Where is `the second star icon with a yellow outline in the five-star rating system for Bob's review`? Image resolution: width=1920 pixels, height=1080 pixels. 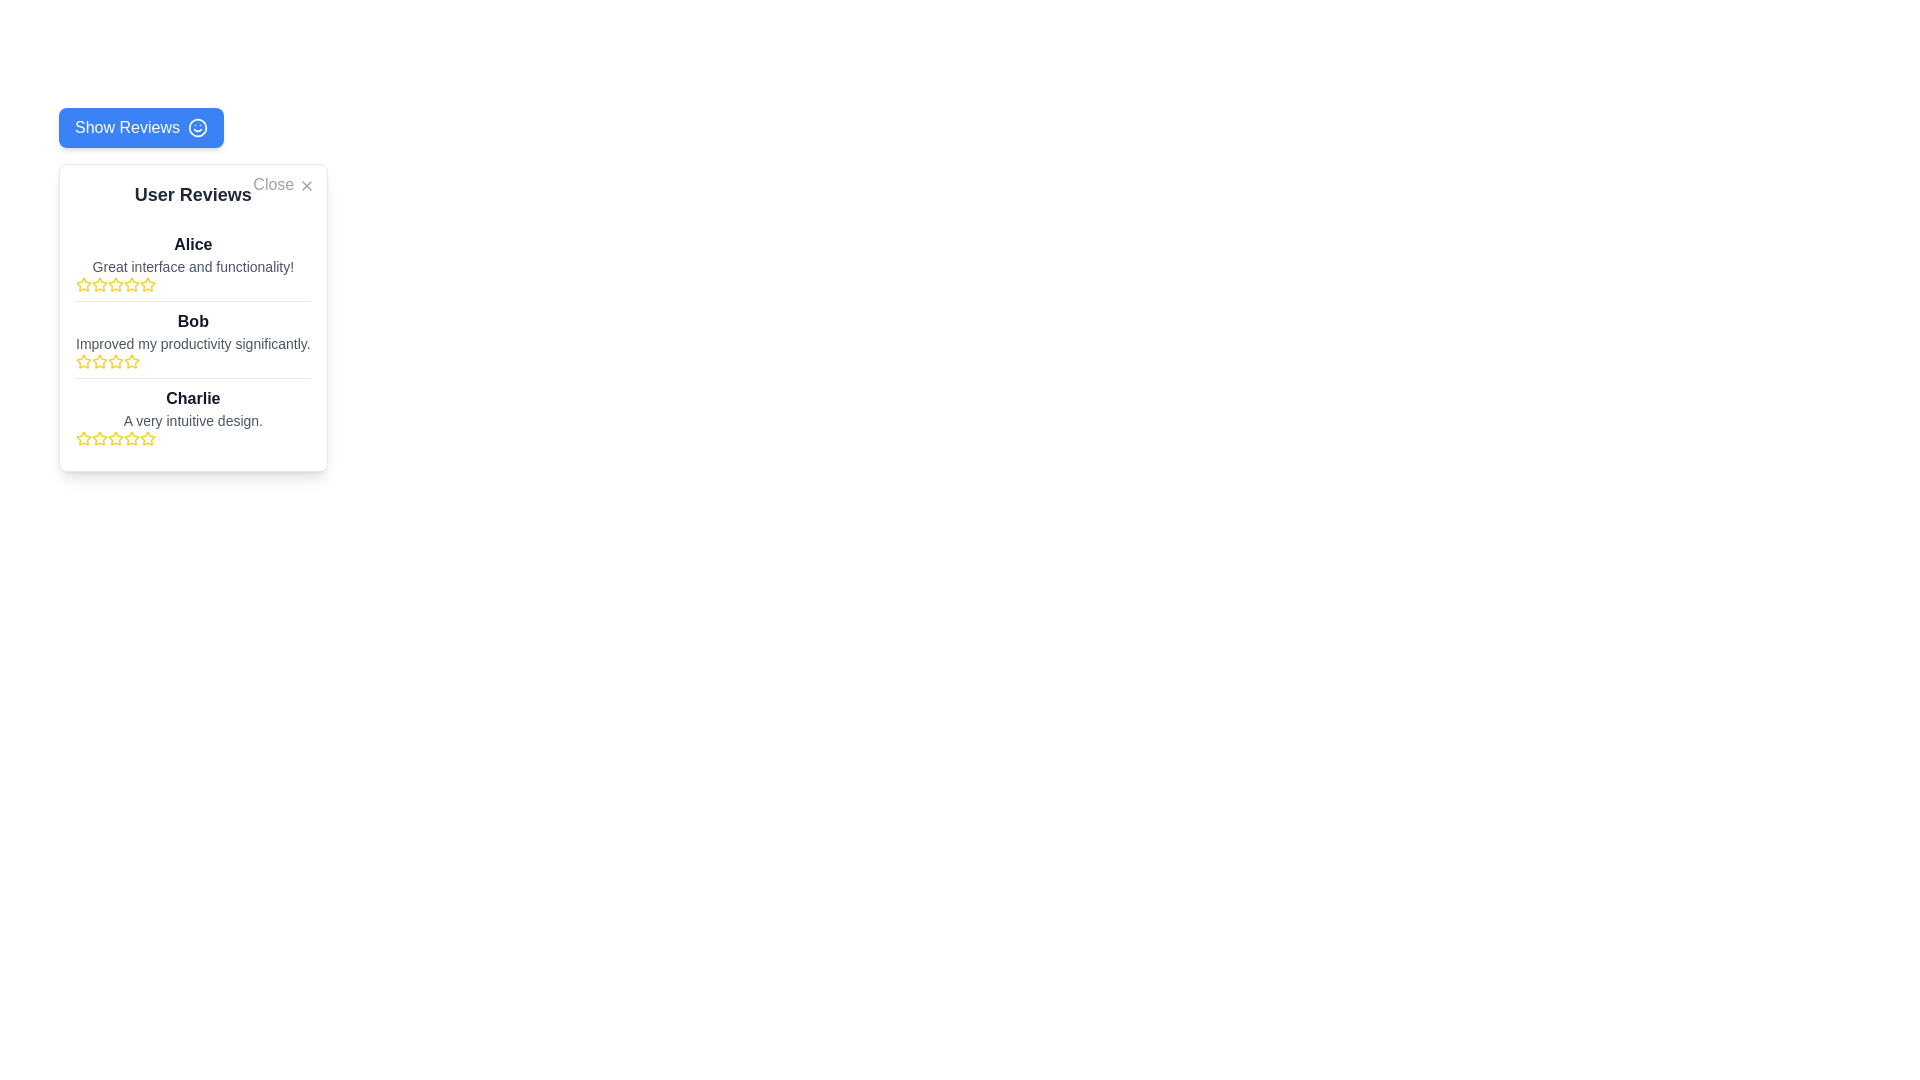 the second star icon with a yellow outline in the five-star rating system for Bob's review is located at coordinates (131, 361).